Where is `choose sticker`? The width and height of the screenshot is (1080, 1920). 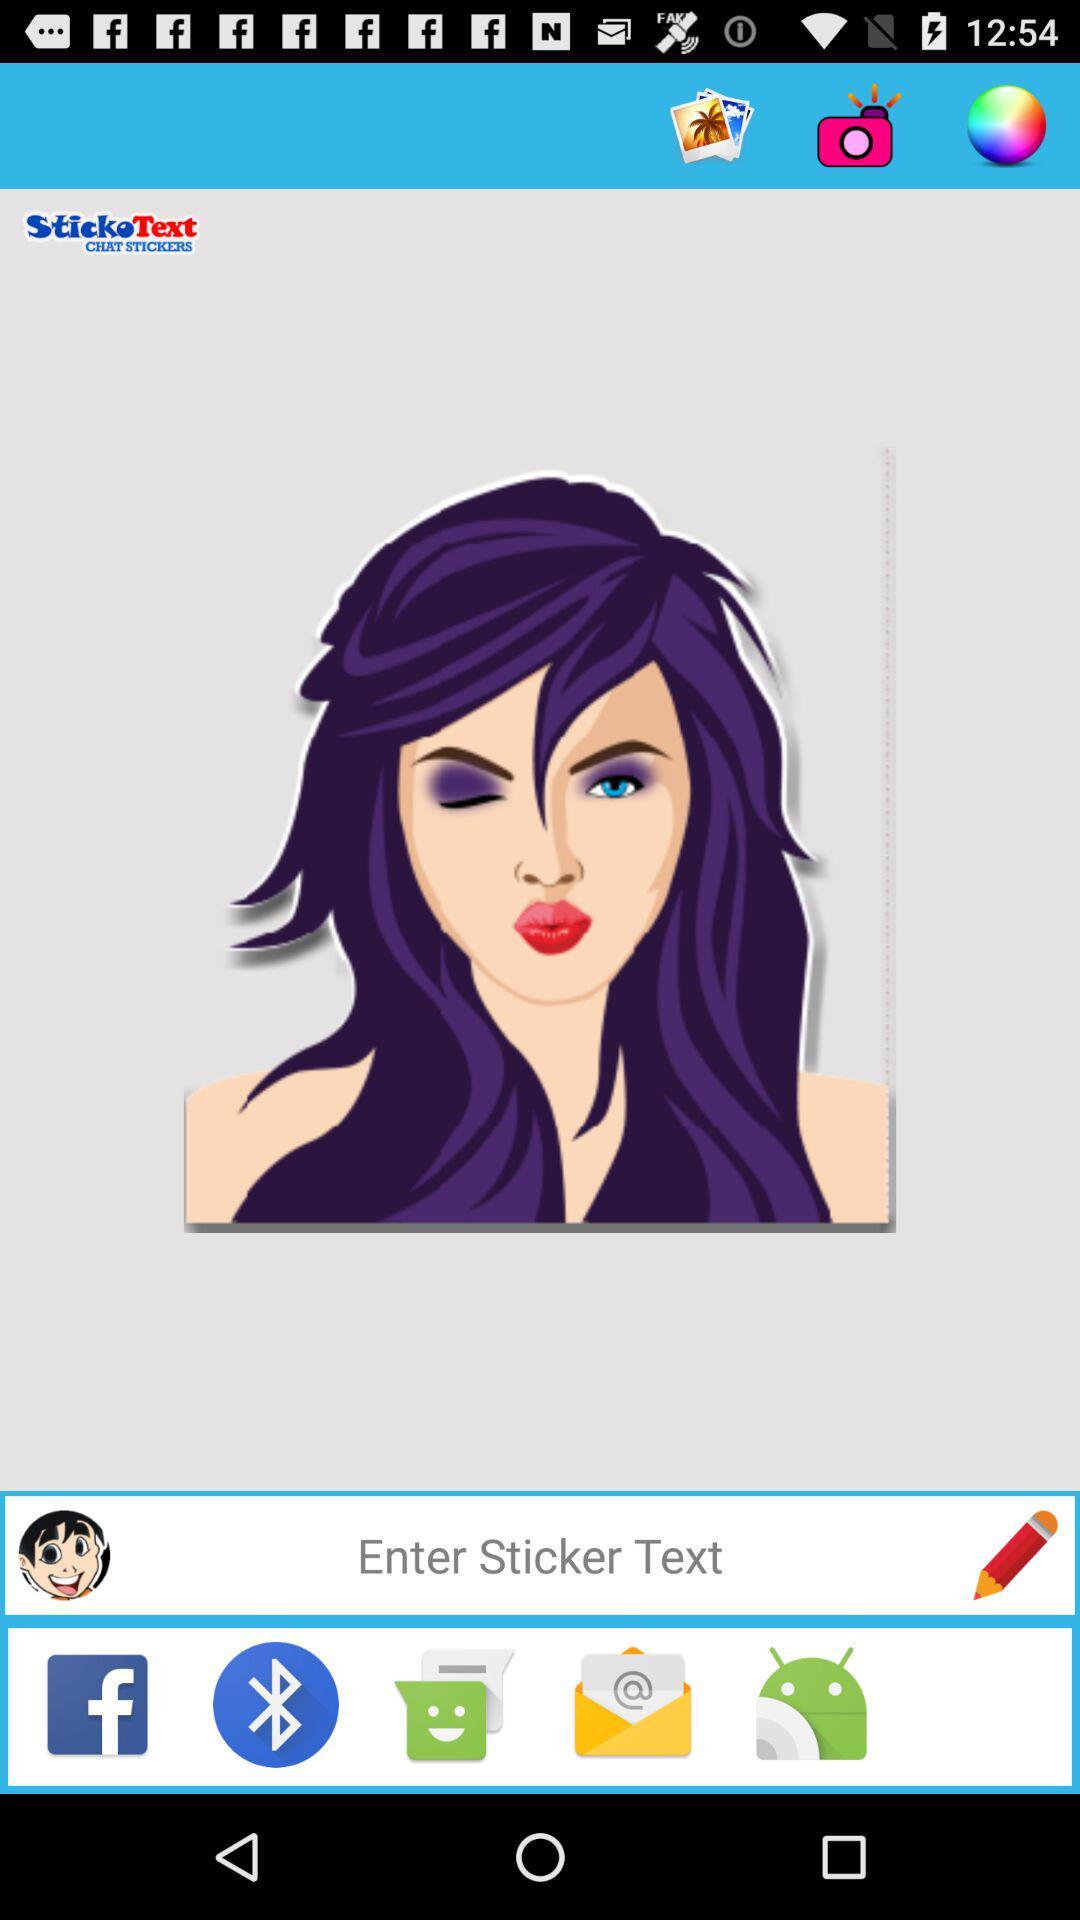 choose sticker is located at coordinates (63, 1554).